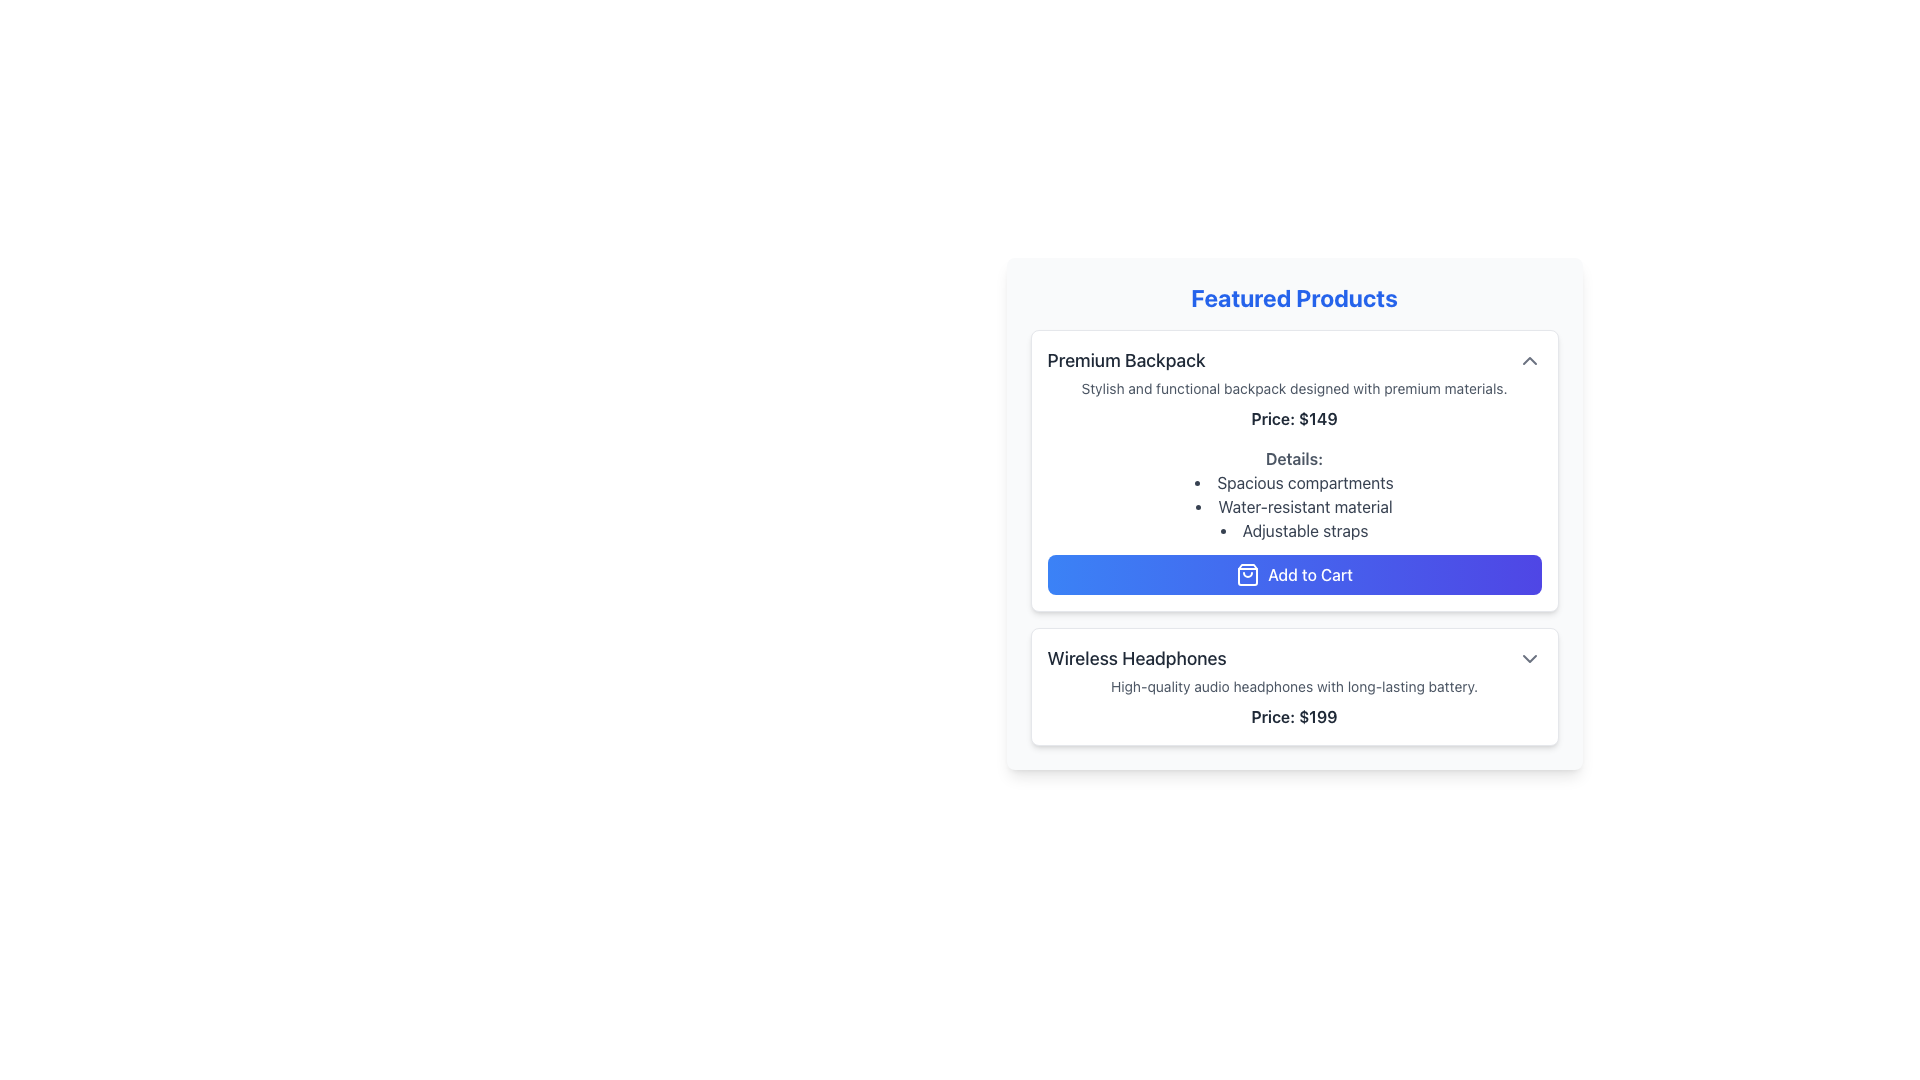  Describe the element at coordinates (1294, 459) in the screenshot. I see `the Heading label that categorizes the product information for 'Premium Backpack', which is positioned below the price and above the features list` at that location.